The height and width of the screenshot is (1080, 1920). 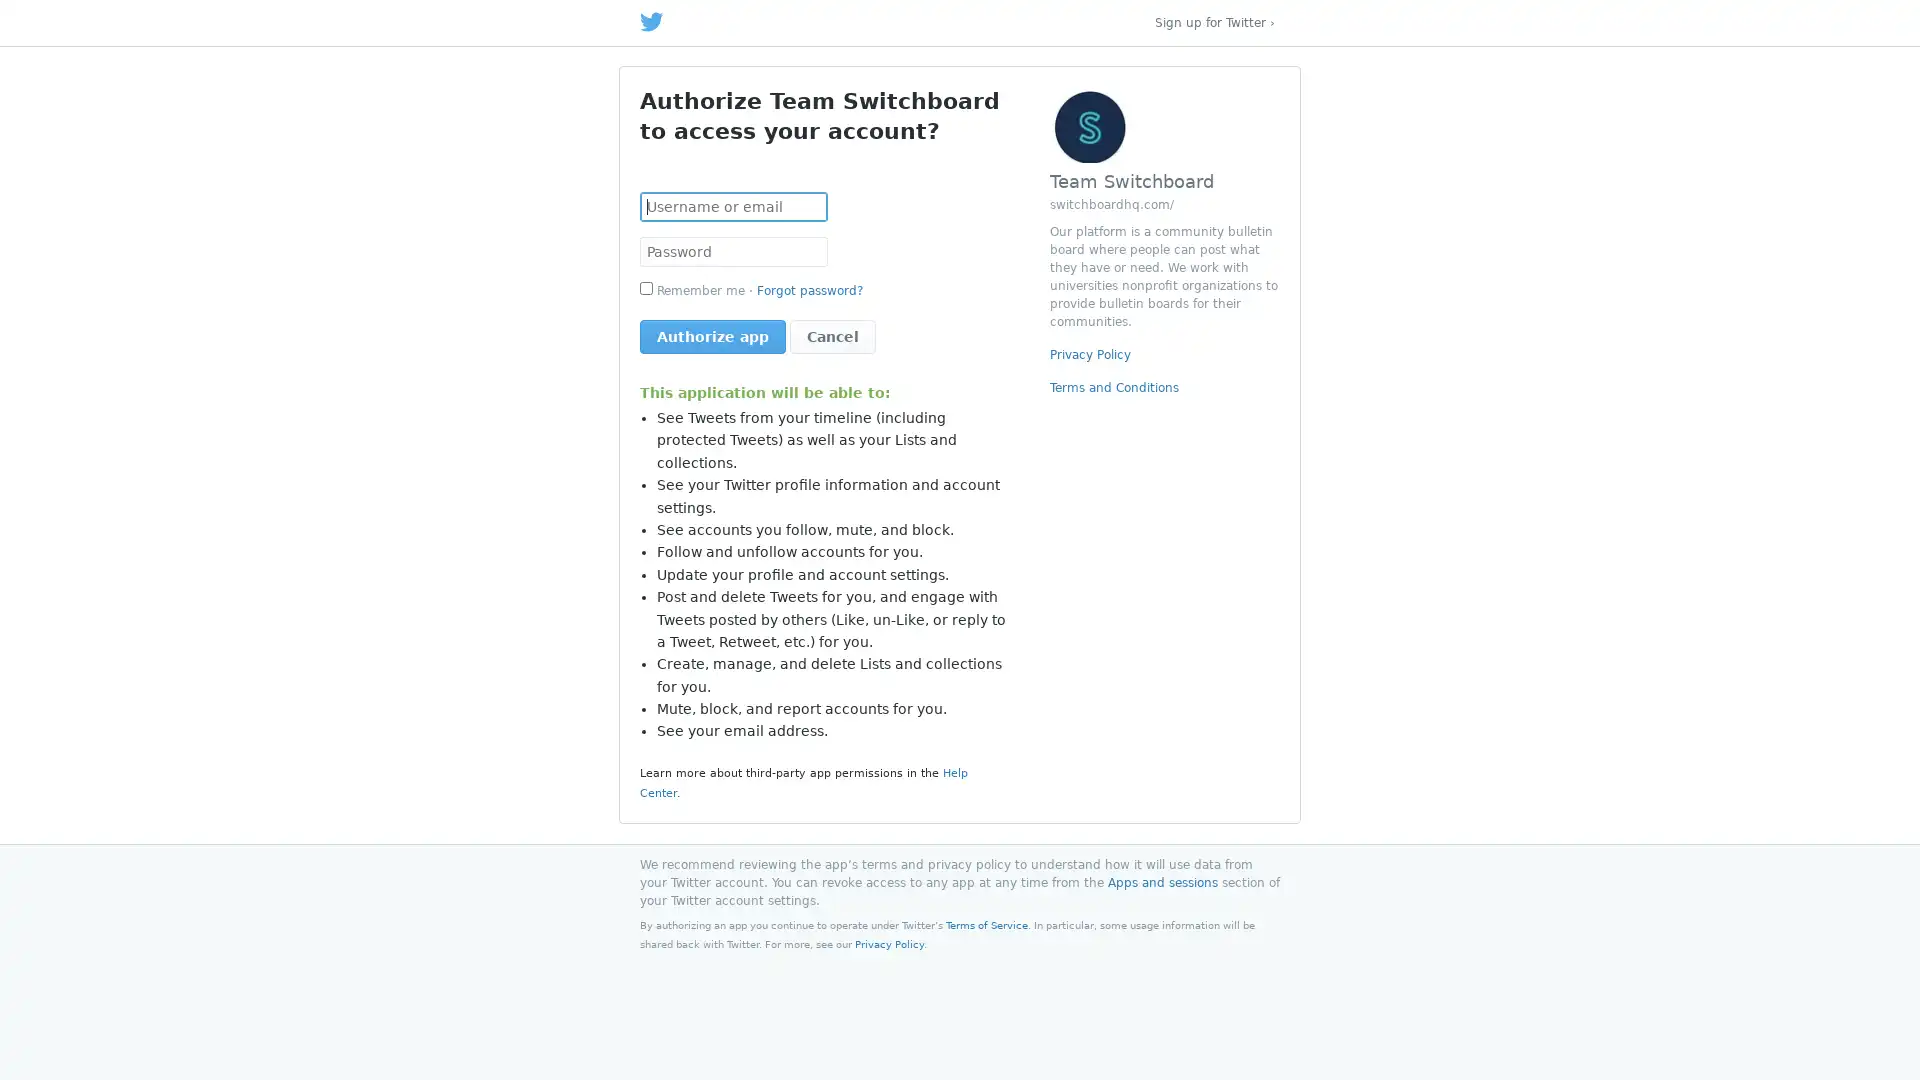 What do you see at coordinates (713, 335) in the screenshot?
I see `Authorize app` at bounding box center [713, 335].